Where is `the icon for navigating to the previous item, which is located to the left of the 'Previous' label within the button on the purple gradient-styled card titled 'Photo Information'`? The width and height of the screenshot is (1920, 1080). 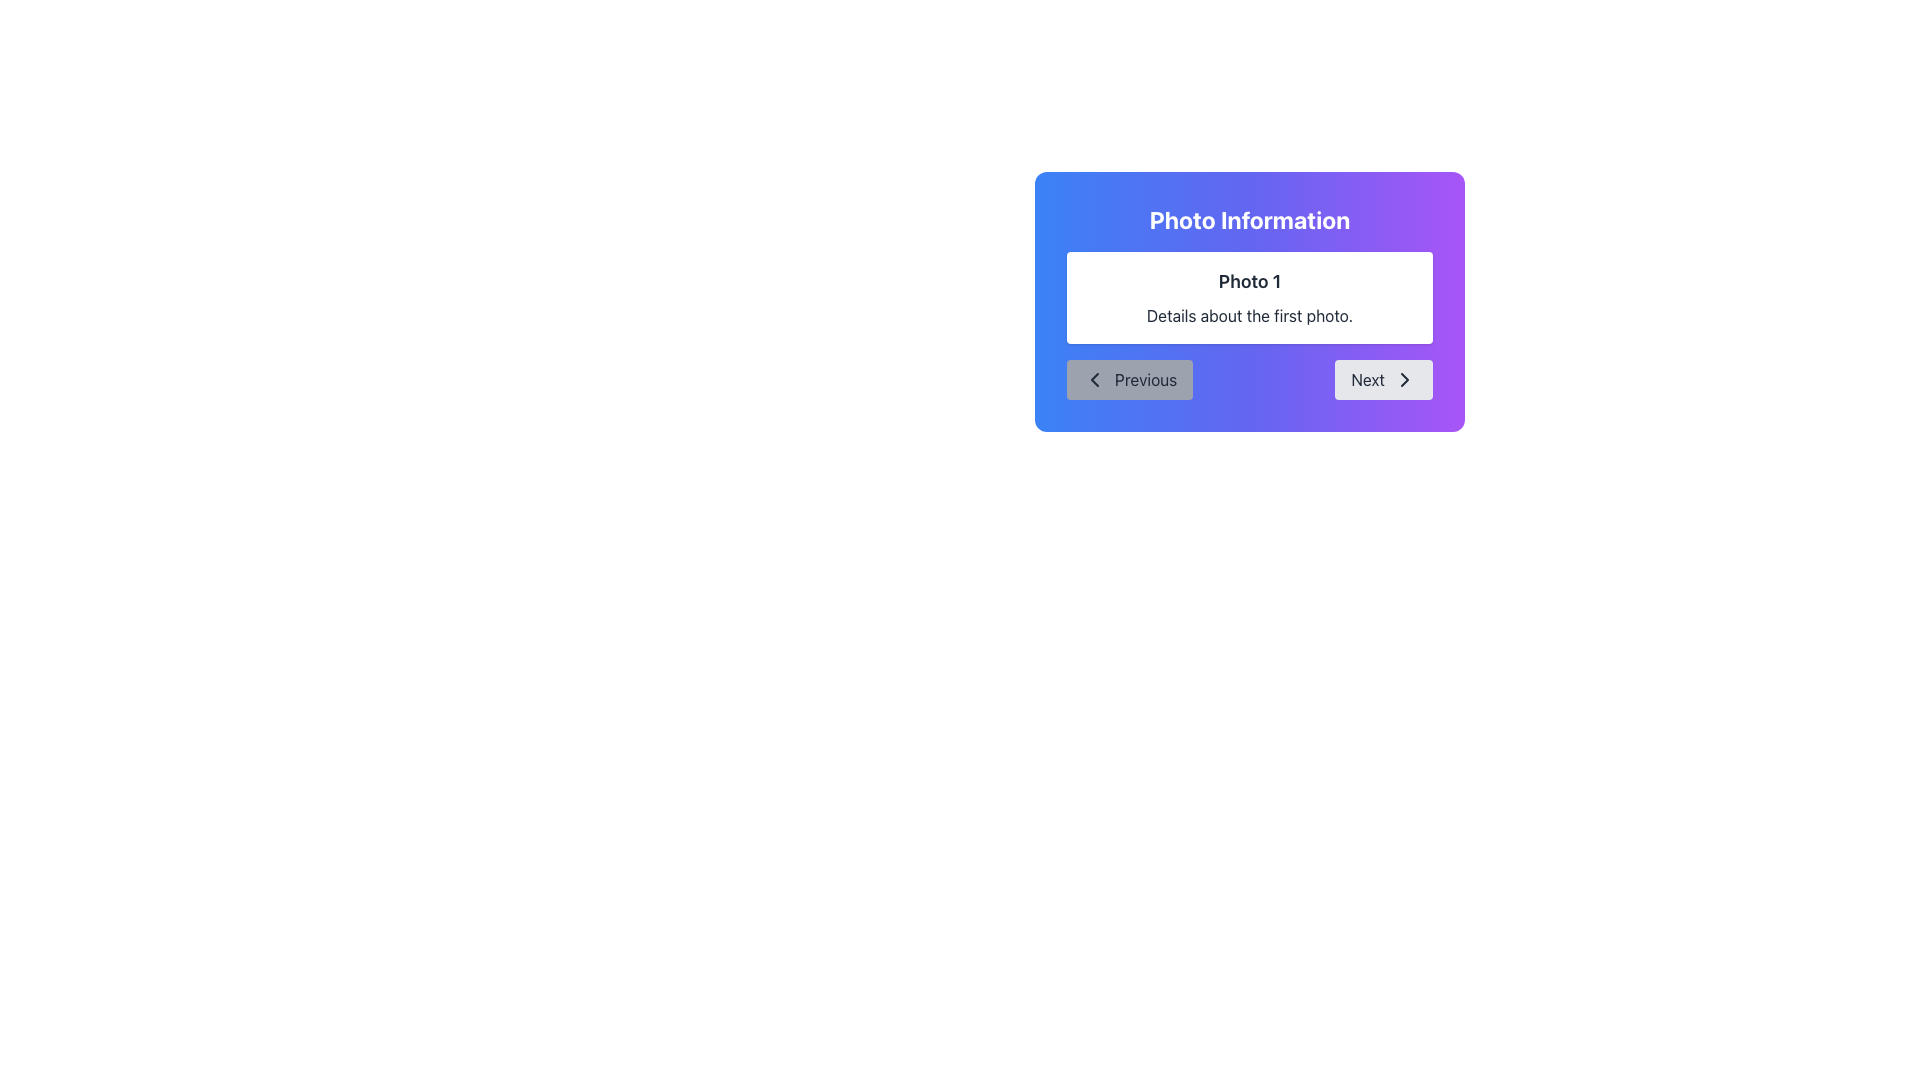 the icon for navigating to the previous item, which is located to the left of the 'Previous' label within the button on the purple gradient-styled card titled 'Photo Information' is located at coordinates (1093, 380).